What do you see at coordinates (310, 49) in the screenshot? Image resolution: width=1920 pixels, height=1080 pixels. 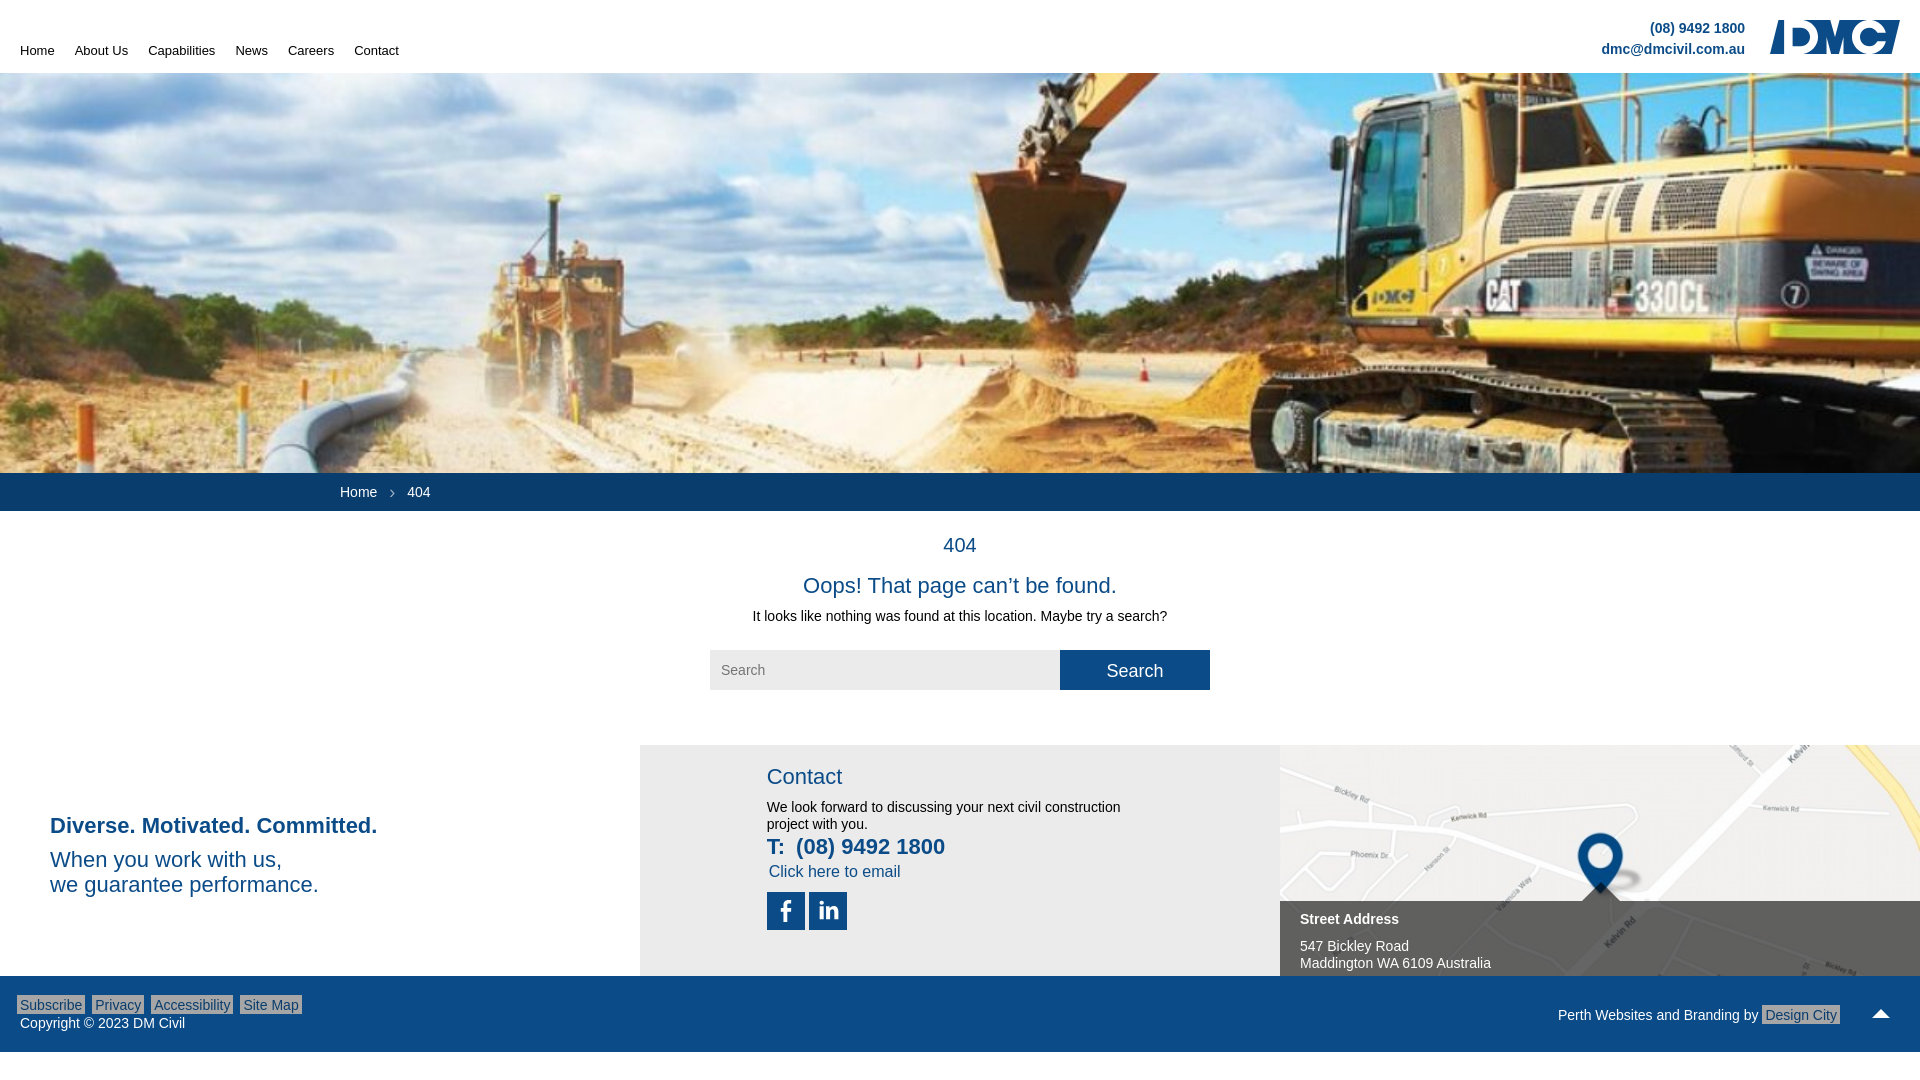 I see `'Careers'` at bounding box center [310, 49].